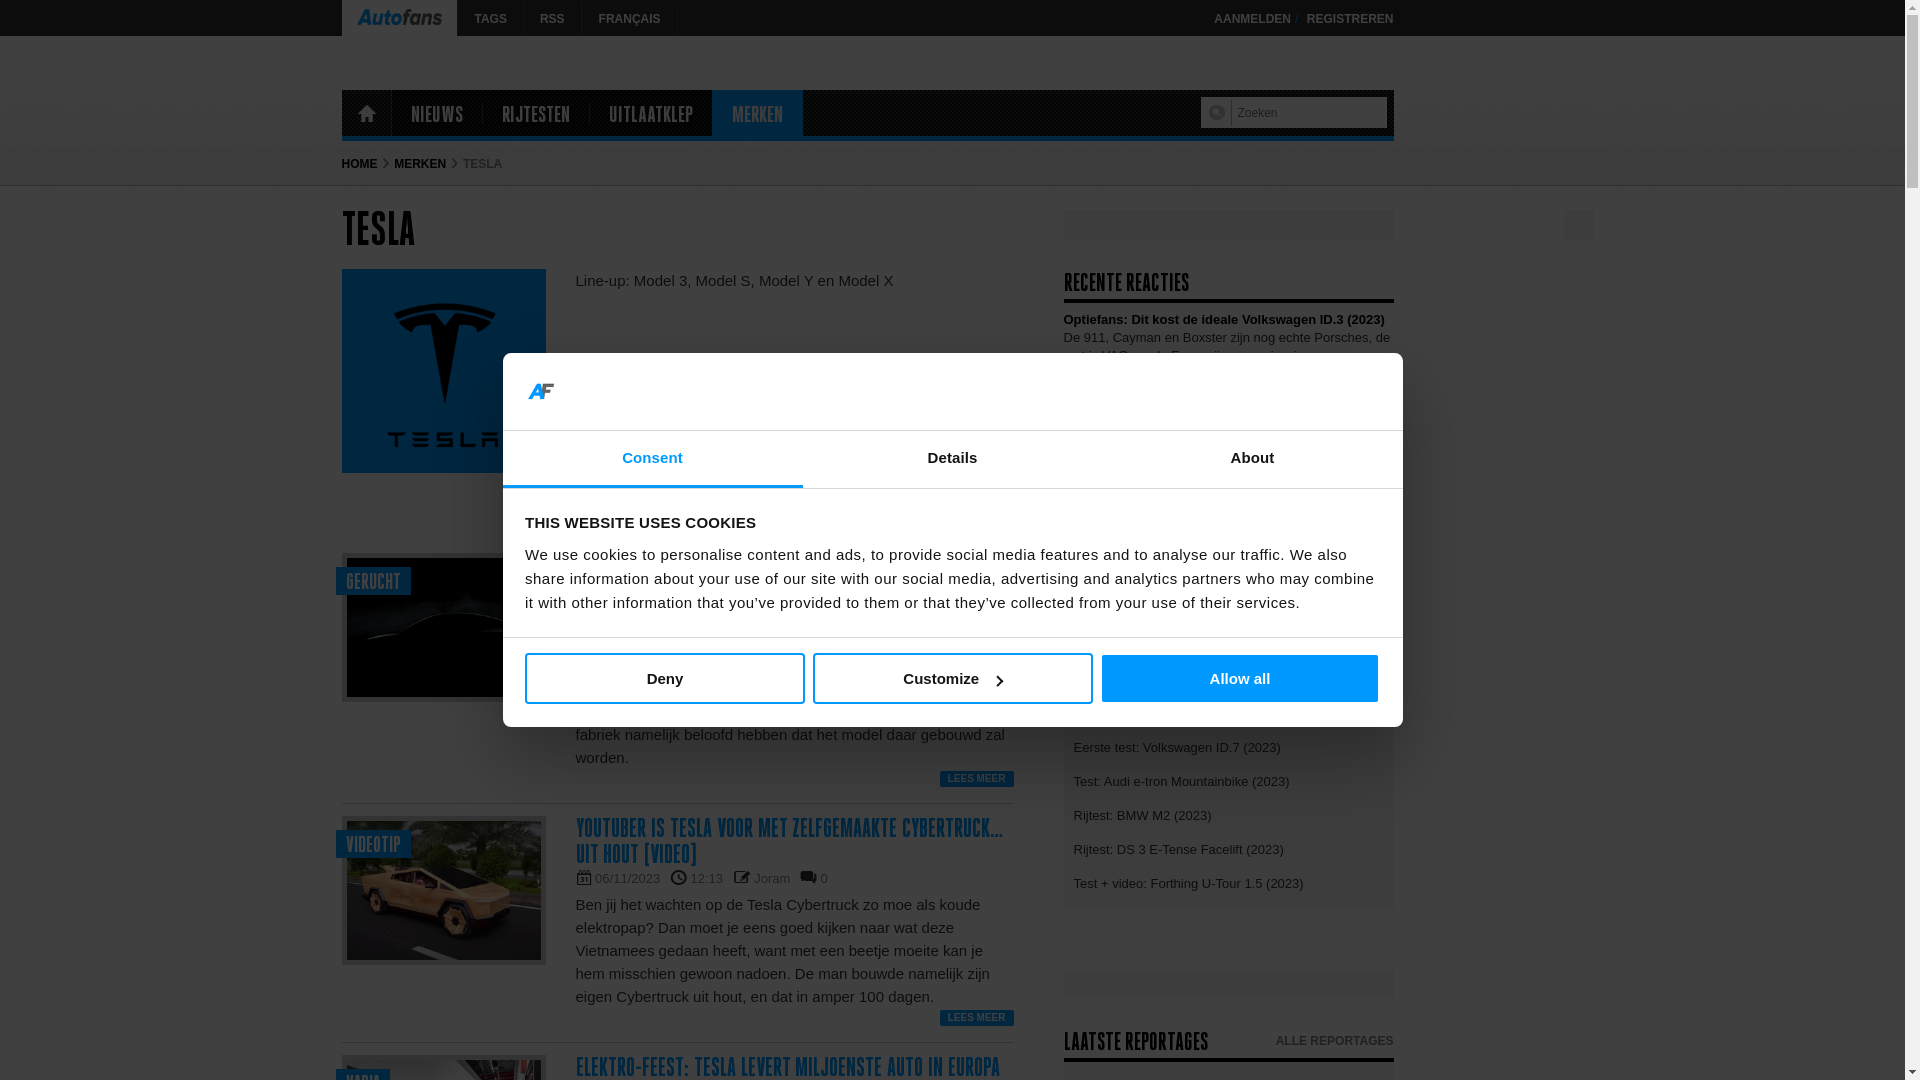  Describe the element at coordinates (939, 778) in the screenshot. I see `'LEES MEER'` at that location.